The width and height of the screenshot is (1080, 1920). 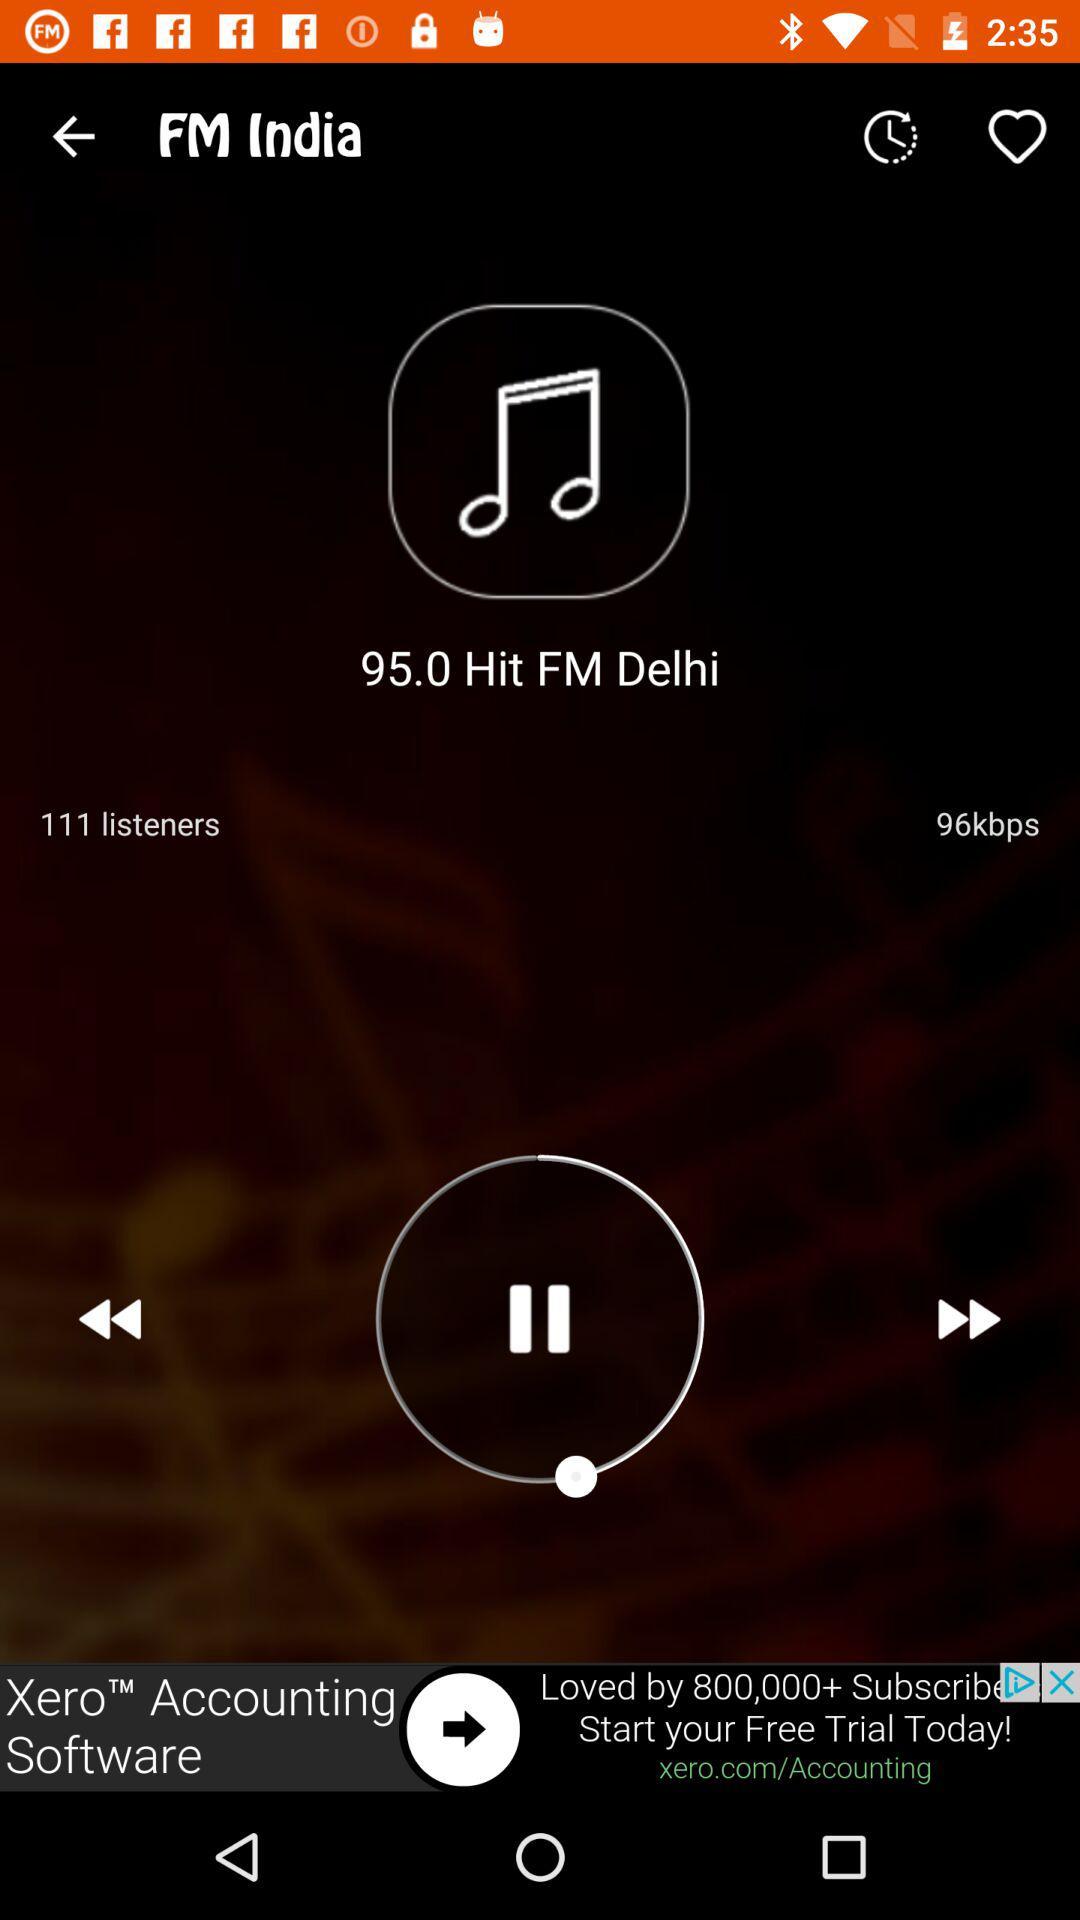 I want to click on the av_forward icon, so click(x=968, y=1319).